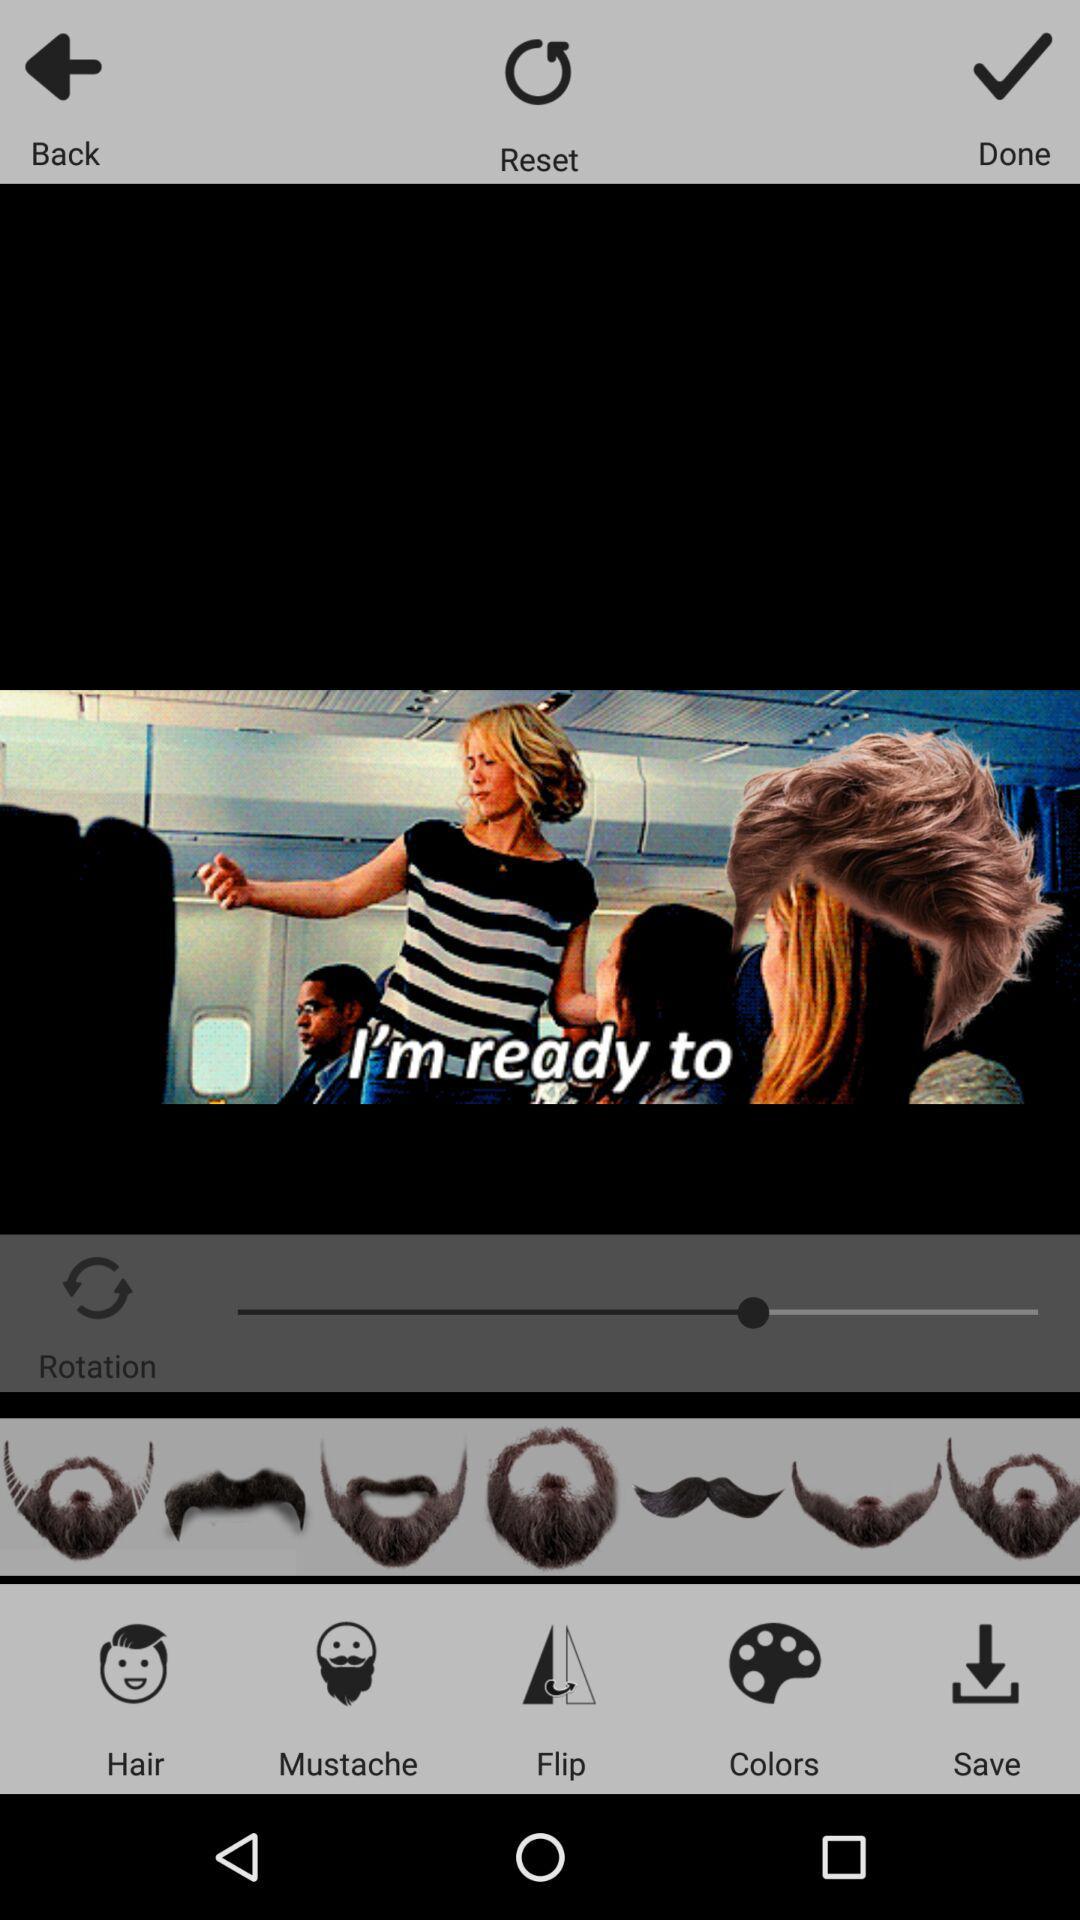 The width and height of the screenshot is (1080, 1920). I want to click on a filter of a beard, so click(865, 1497).